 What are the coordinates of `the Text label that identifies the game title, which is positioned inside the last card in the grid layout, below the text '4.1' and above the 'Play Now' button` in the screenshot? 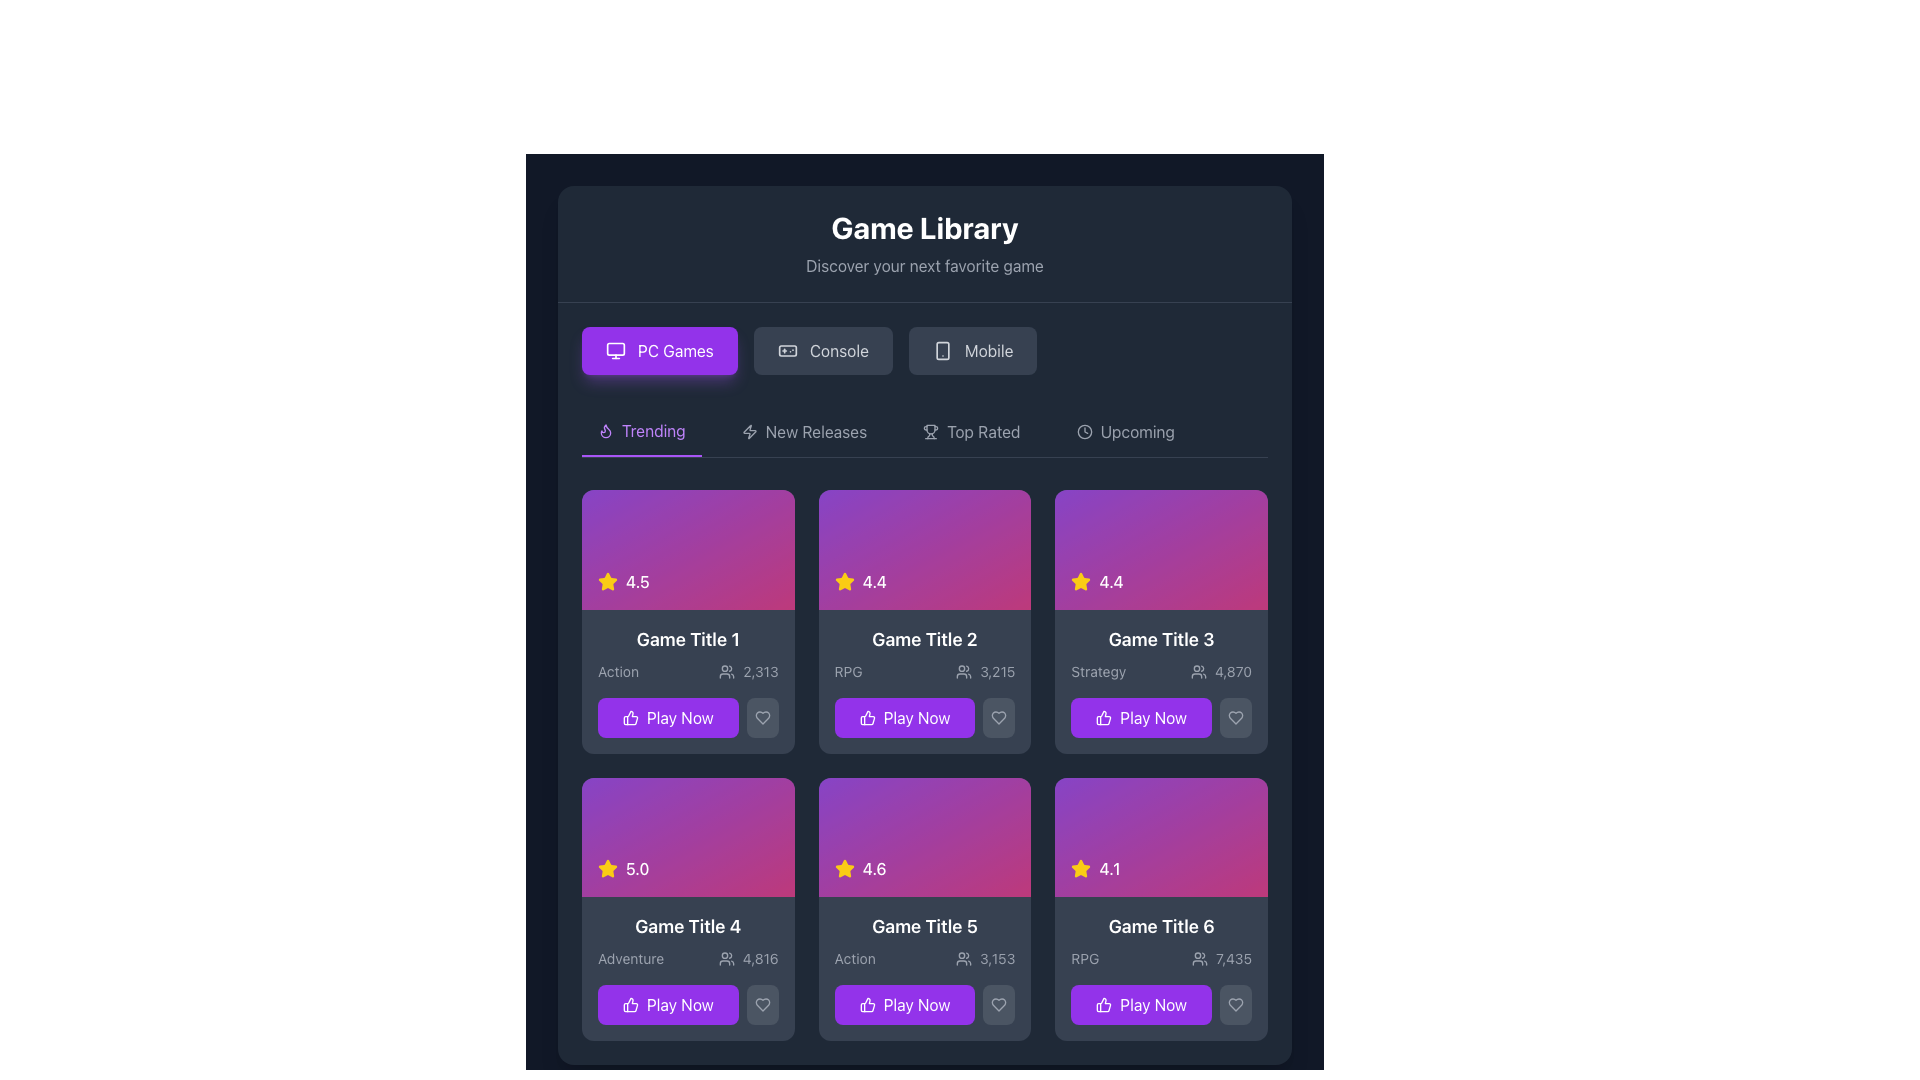 It's located at (1161, 927).